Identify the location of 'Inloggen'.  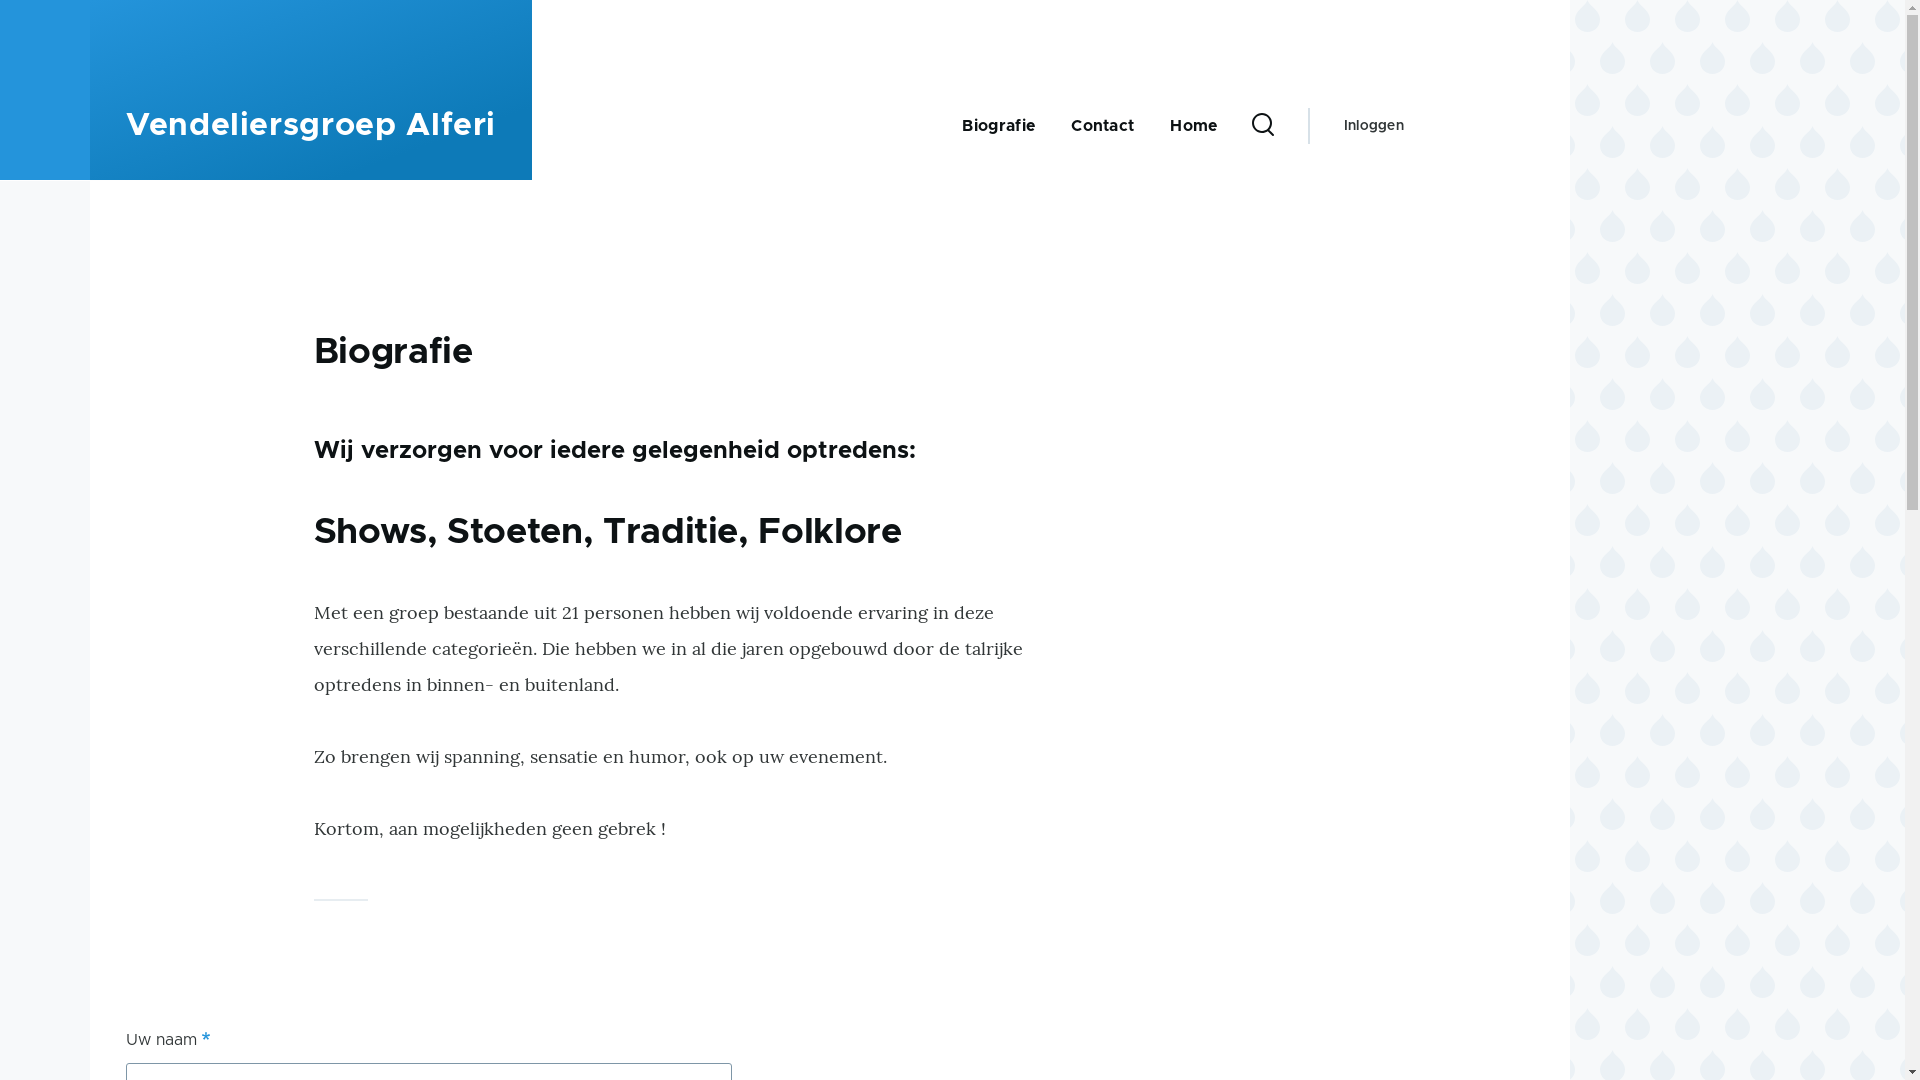
(1372, 126).